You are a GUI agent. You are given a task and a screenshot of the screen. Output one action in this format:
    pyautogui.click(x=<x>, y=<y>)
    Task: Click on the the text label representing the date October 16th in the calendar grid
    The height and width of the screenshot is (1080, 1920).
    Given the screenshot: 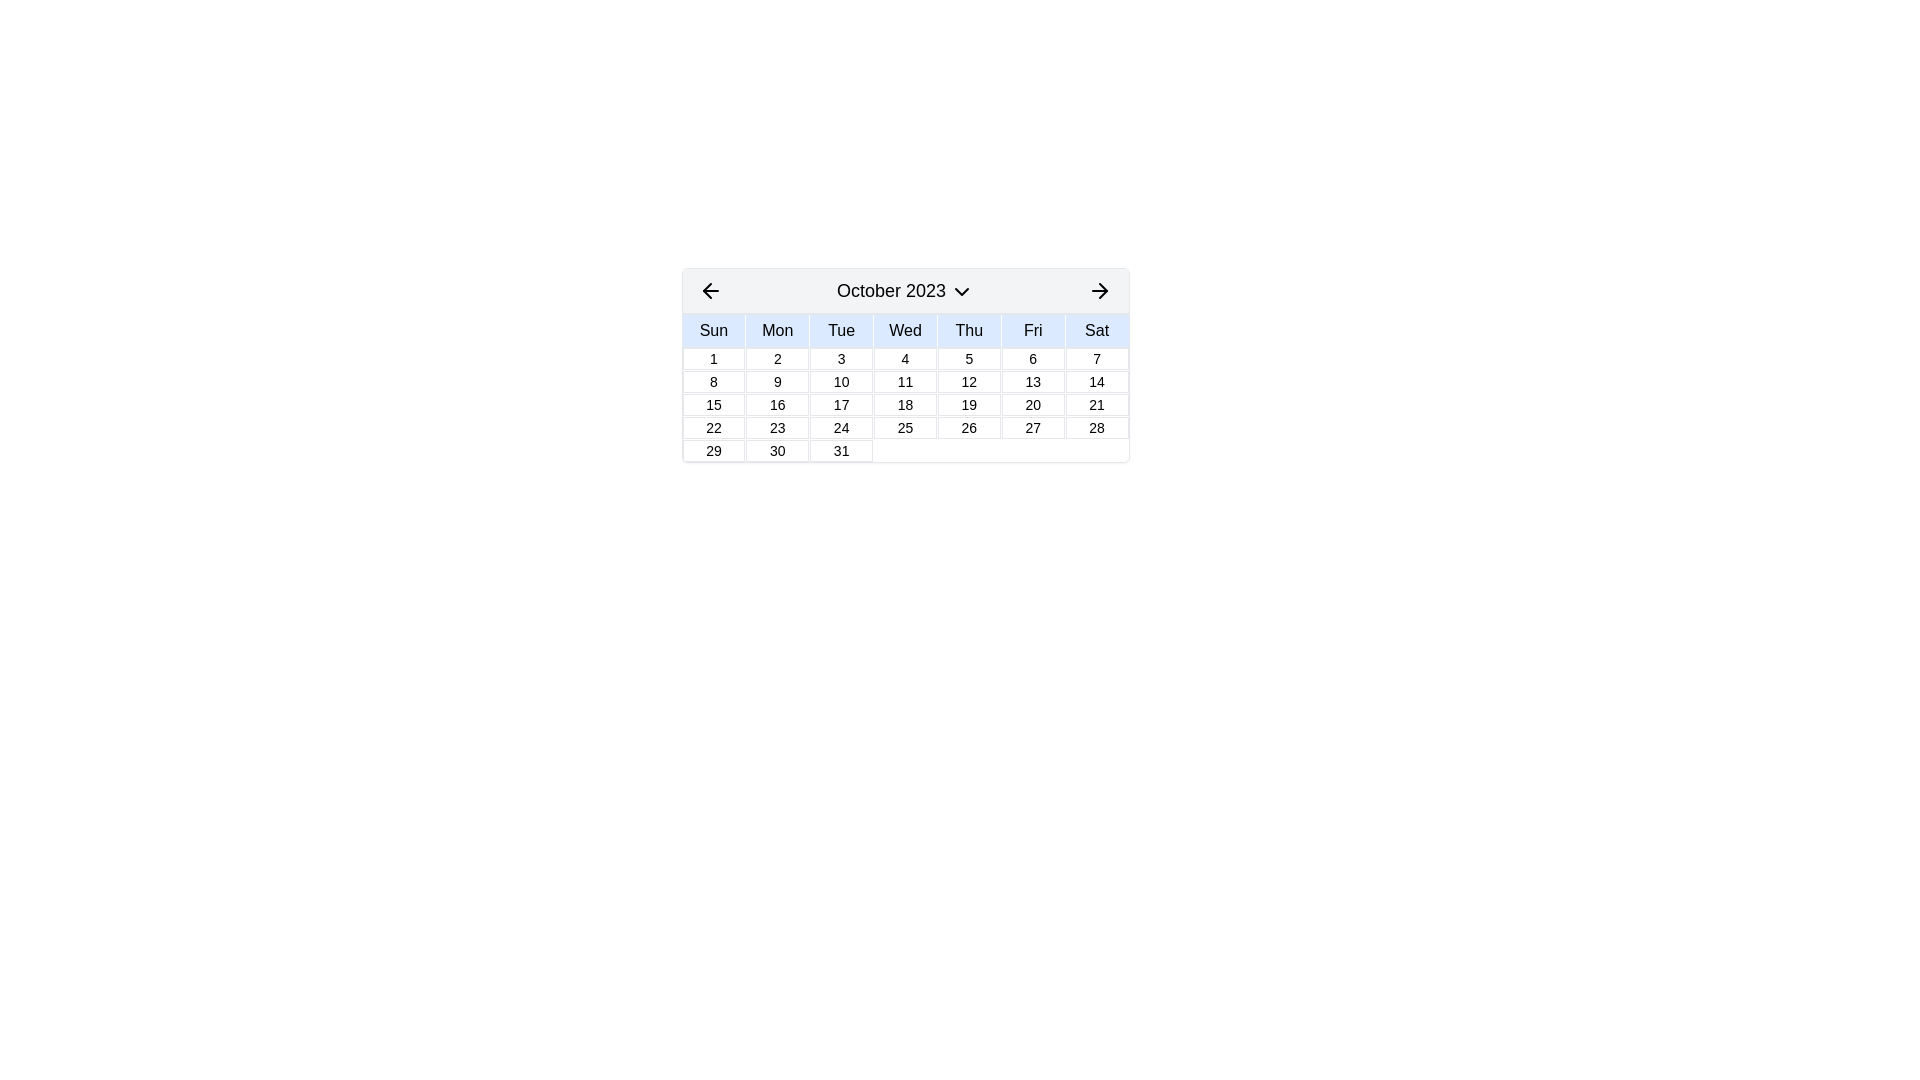 What is the action you would take?
    pyautogui.click(x=776, y=405)
    